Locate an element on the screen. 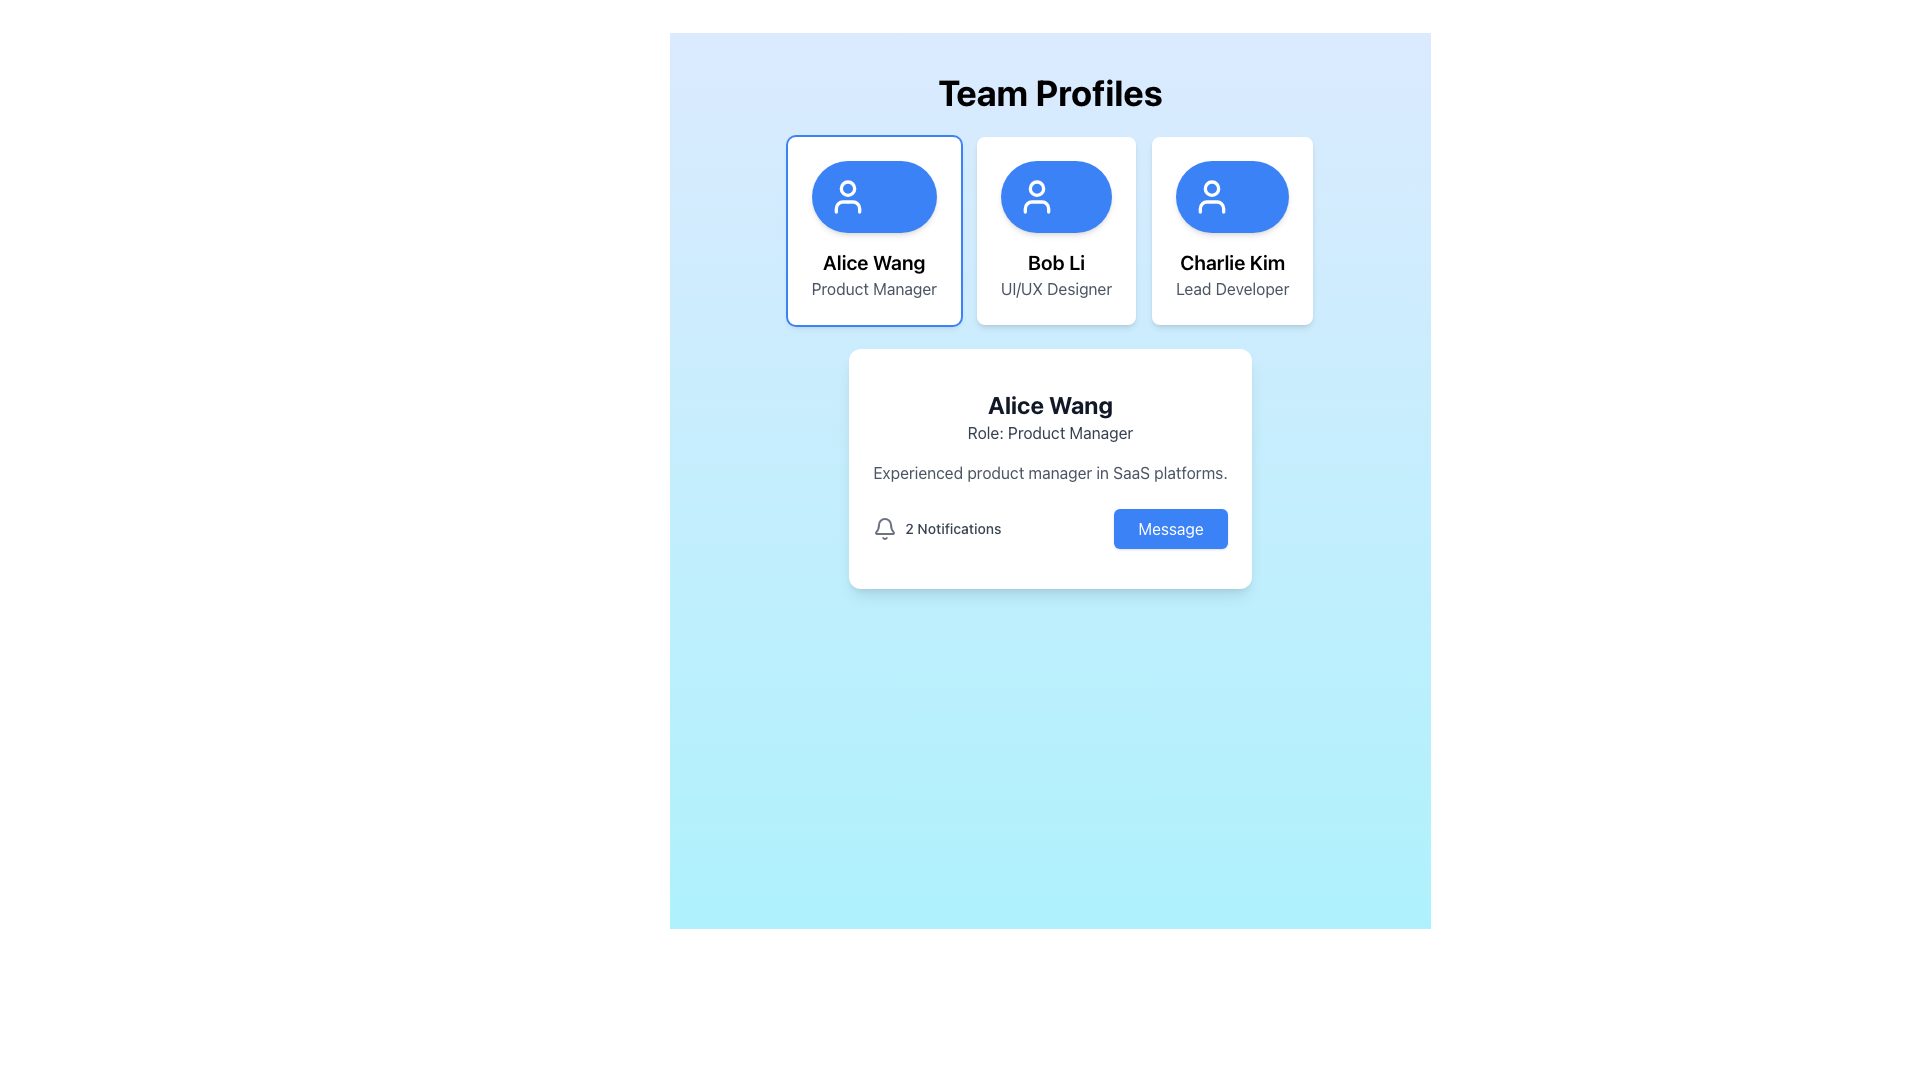 The image size is (1920, 1080). the bell-shaped notification icon, which is gray and outlined, located at the beginning of the section with the text '2 Notifications' in the lower-left region of Alice Wang's information card is located at coordinates (884, 527).